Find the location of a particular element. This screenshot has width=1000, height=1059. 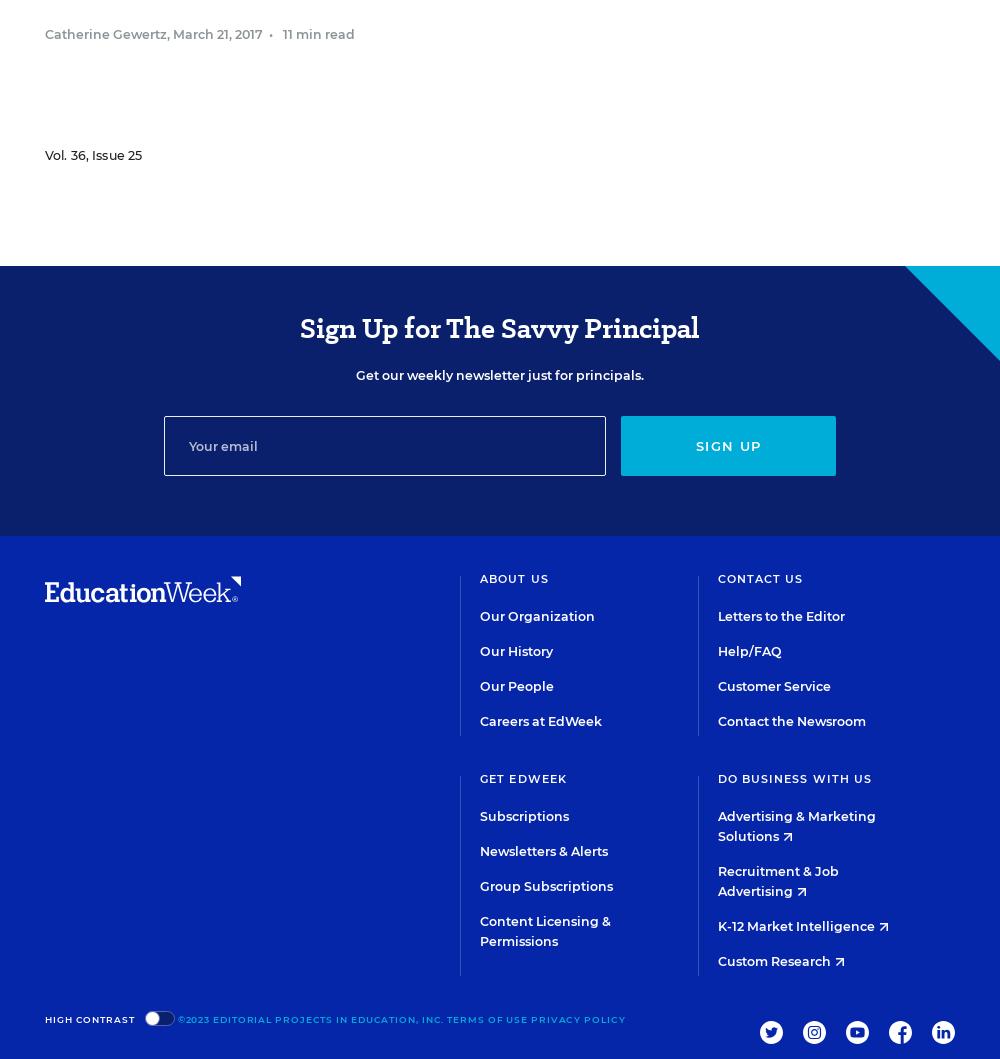

'Customer Service' is located at coordinates (773, 686).